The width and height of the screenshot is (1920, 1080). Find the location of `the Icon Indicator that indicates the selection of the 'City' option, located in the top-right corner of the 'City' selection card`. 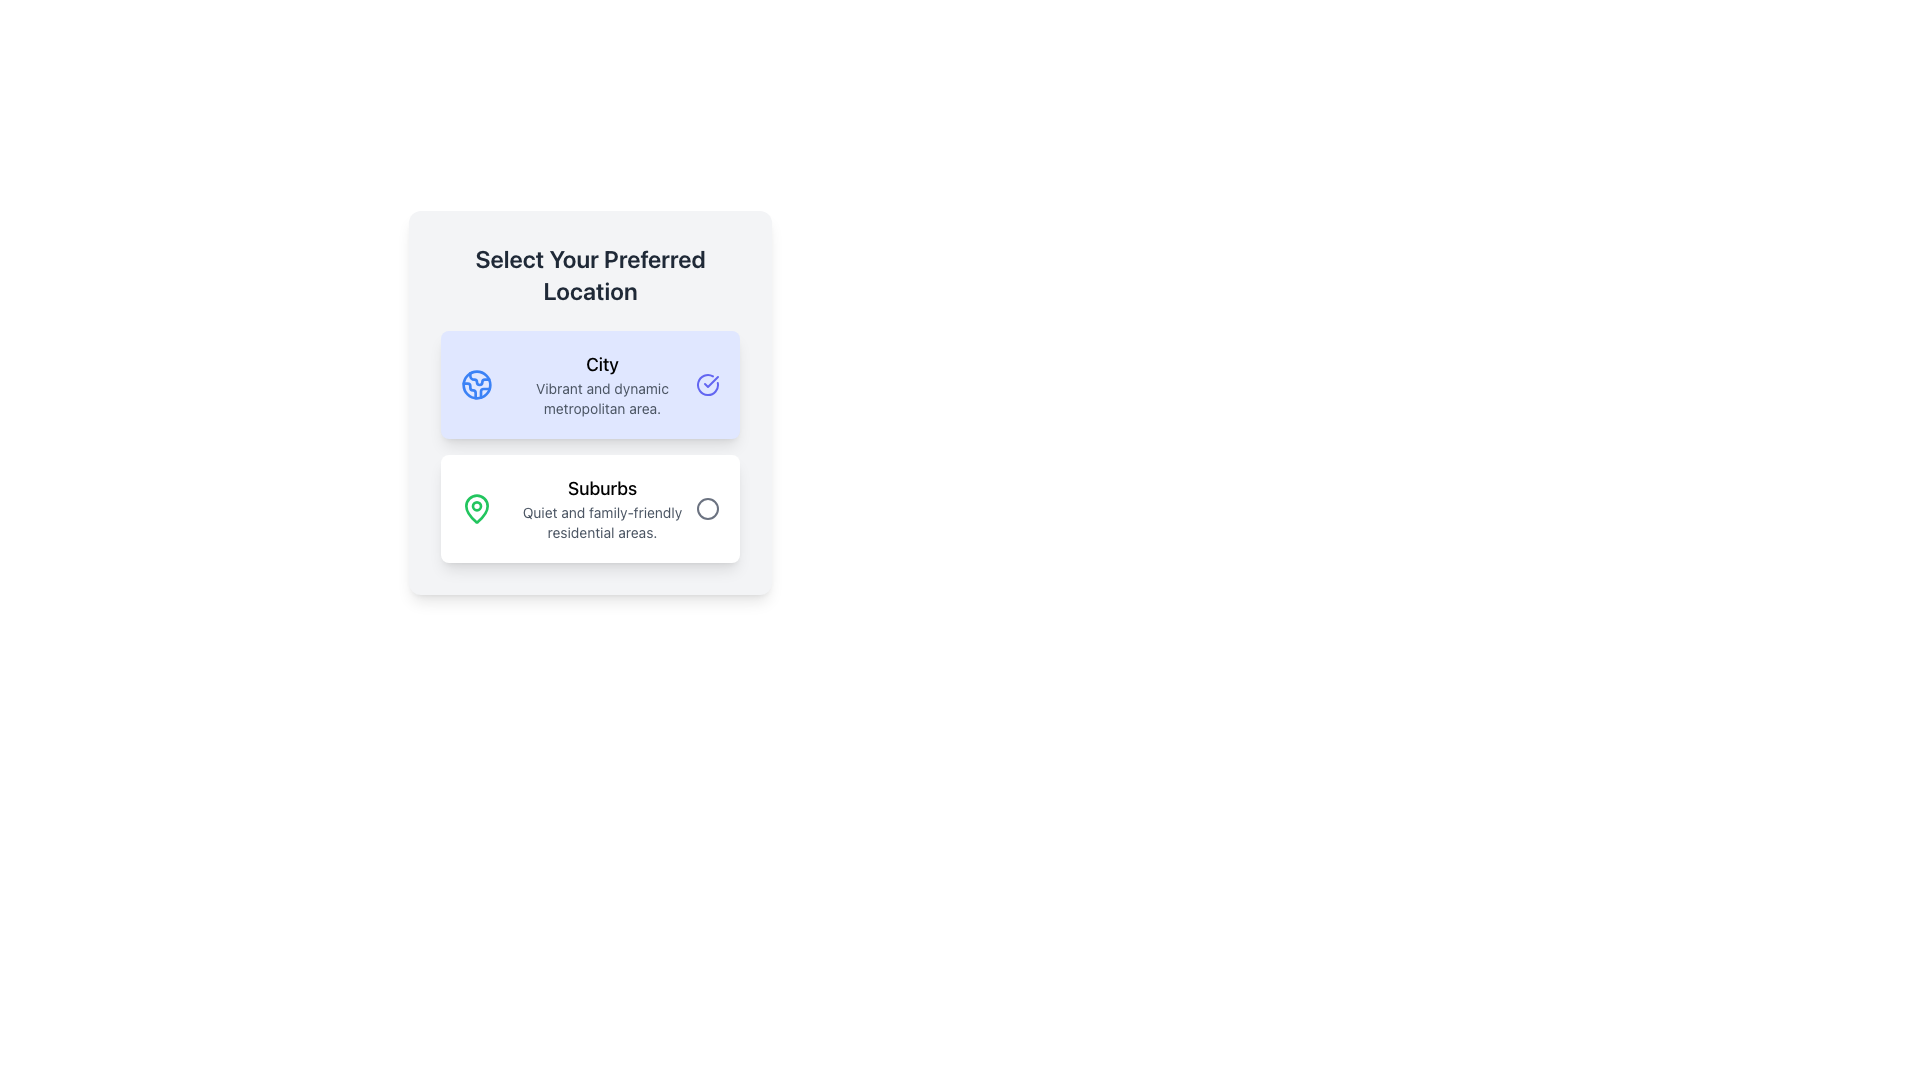

the Icon Indicator that indicates the selection of the 'City' option, located in the top-right corner of the 'City' selection card is located at coordinates (708, 385).